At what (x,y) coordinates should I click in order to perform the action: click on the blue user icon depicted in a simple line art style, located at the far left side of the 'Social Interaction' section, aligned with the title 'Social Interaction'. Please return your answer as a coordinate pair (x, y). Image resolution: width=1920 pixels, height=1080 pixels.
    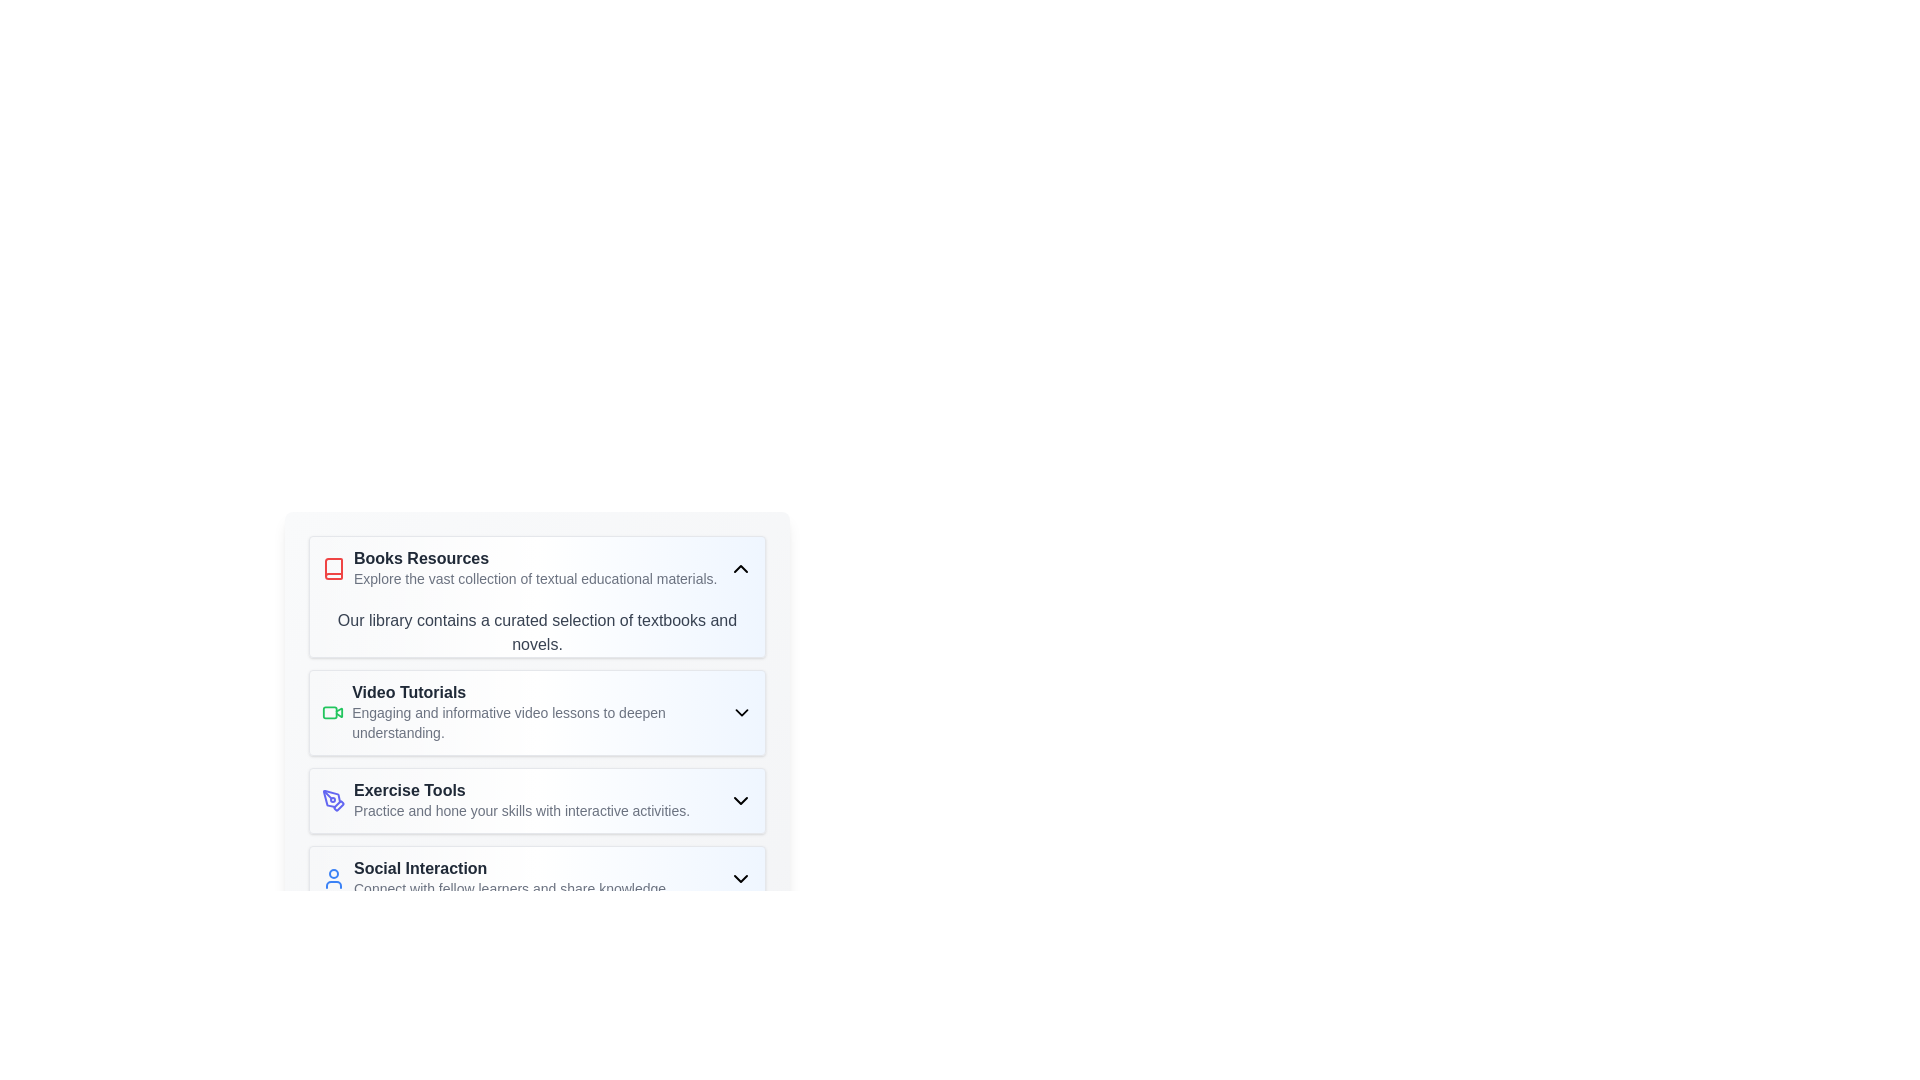
    Looking at the image, I should click on (334, 878).